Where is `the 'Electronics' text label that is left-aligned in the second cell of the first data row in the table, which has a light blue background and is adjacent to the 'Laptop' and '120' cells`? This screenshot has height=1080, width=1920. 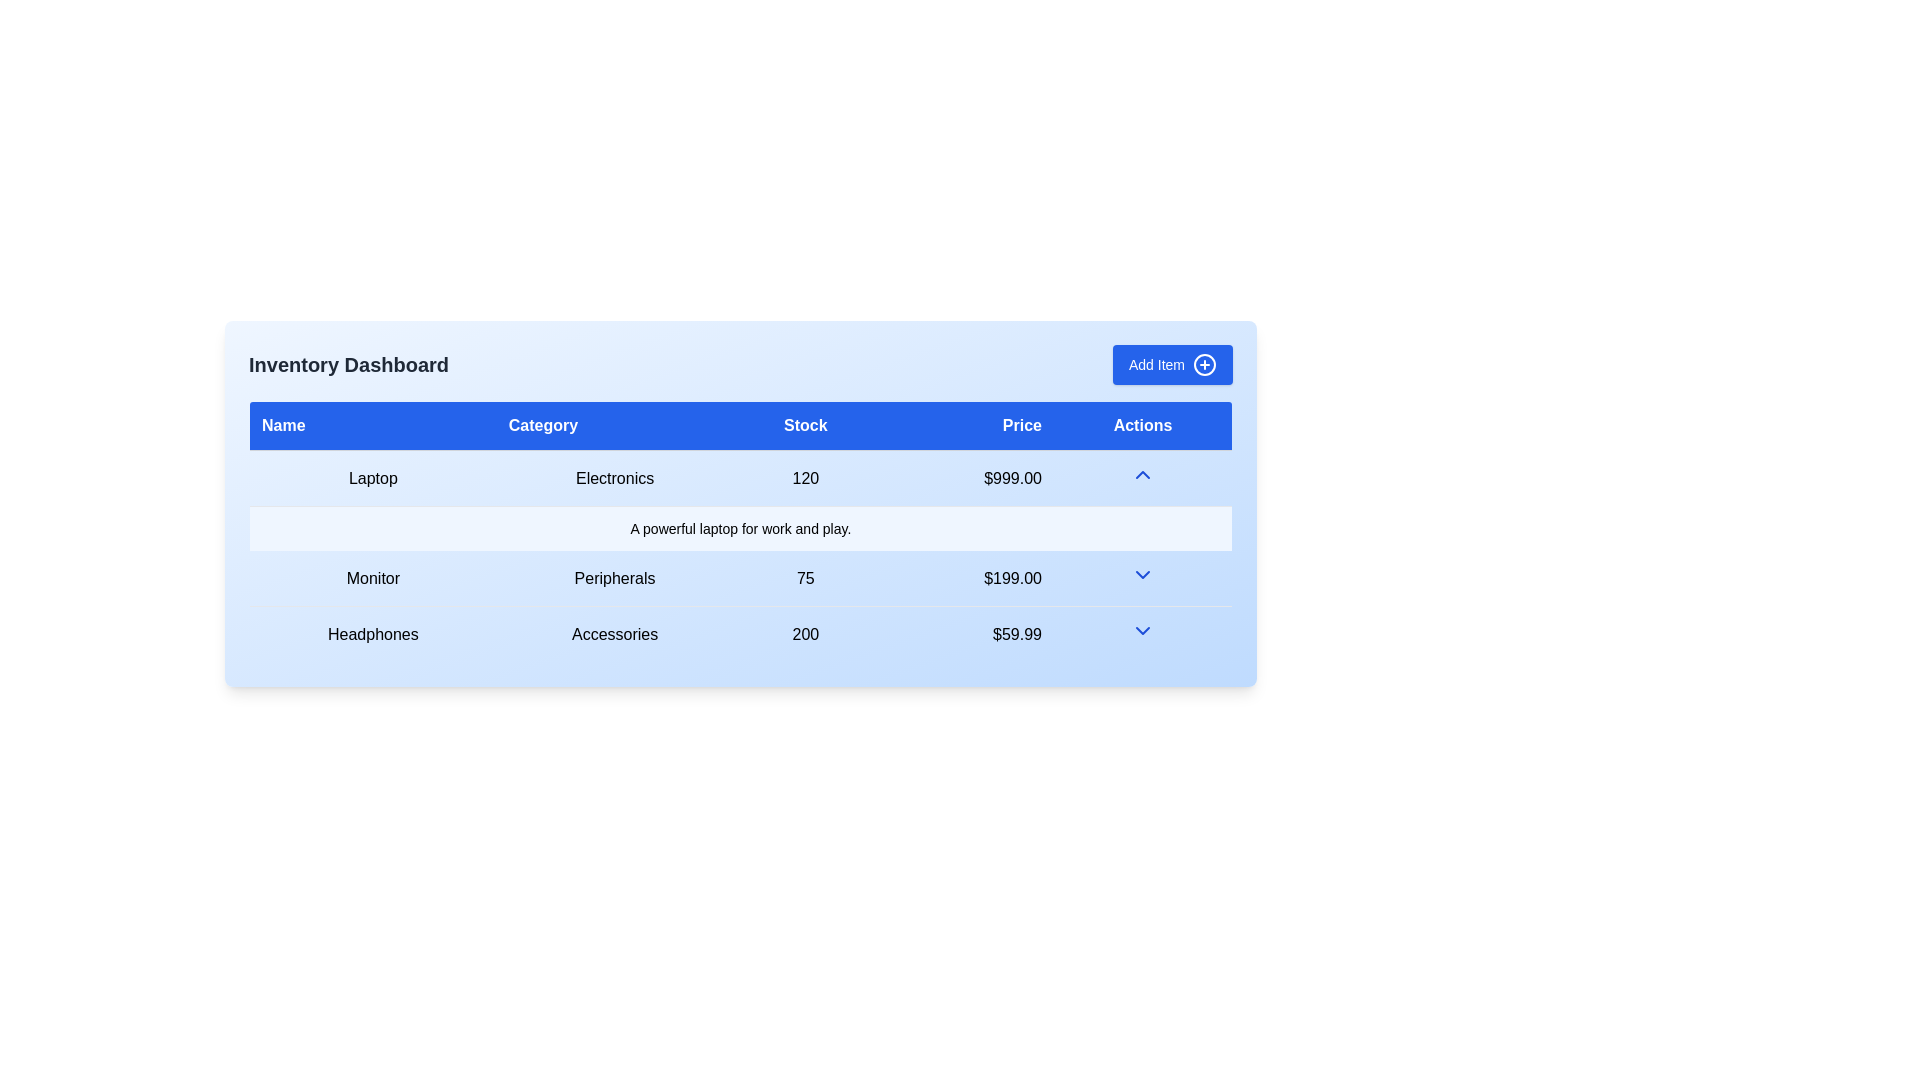
the 'Electronics' text label that is left-aligned in the second cell of the first data row in the table, which has a light blue background and is adjacent to the 'Laptop' and '120' cells is located at coordinates (614, 478).